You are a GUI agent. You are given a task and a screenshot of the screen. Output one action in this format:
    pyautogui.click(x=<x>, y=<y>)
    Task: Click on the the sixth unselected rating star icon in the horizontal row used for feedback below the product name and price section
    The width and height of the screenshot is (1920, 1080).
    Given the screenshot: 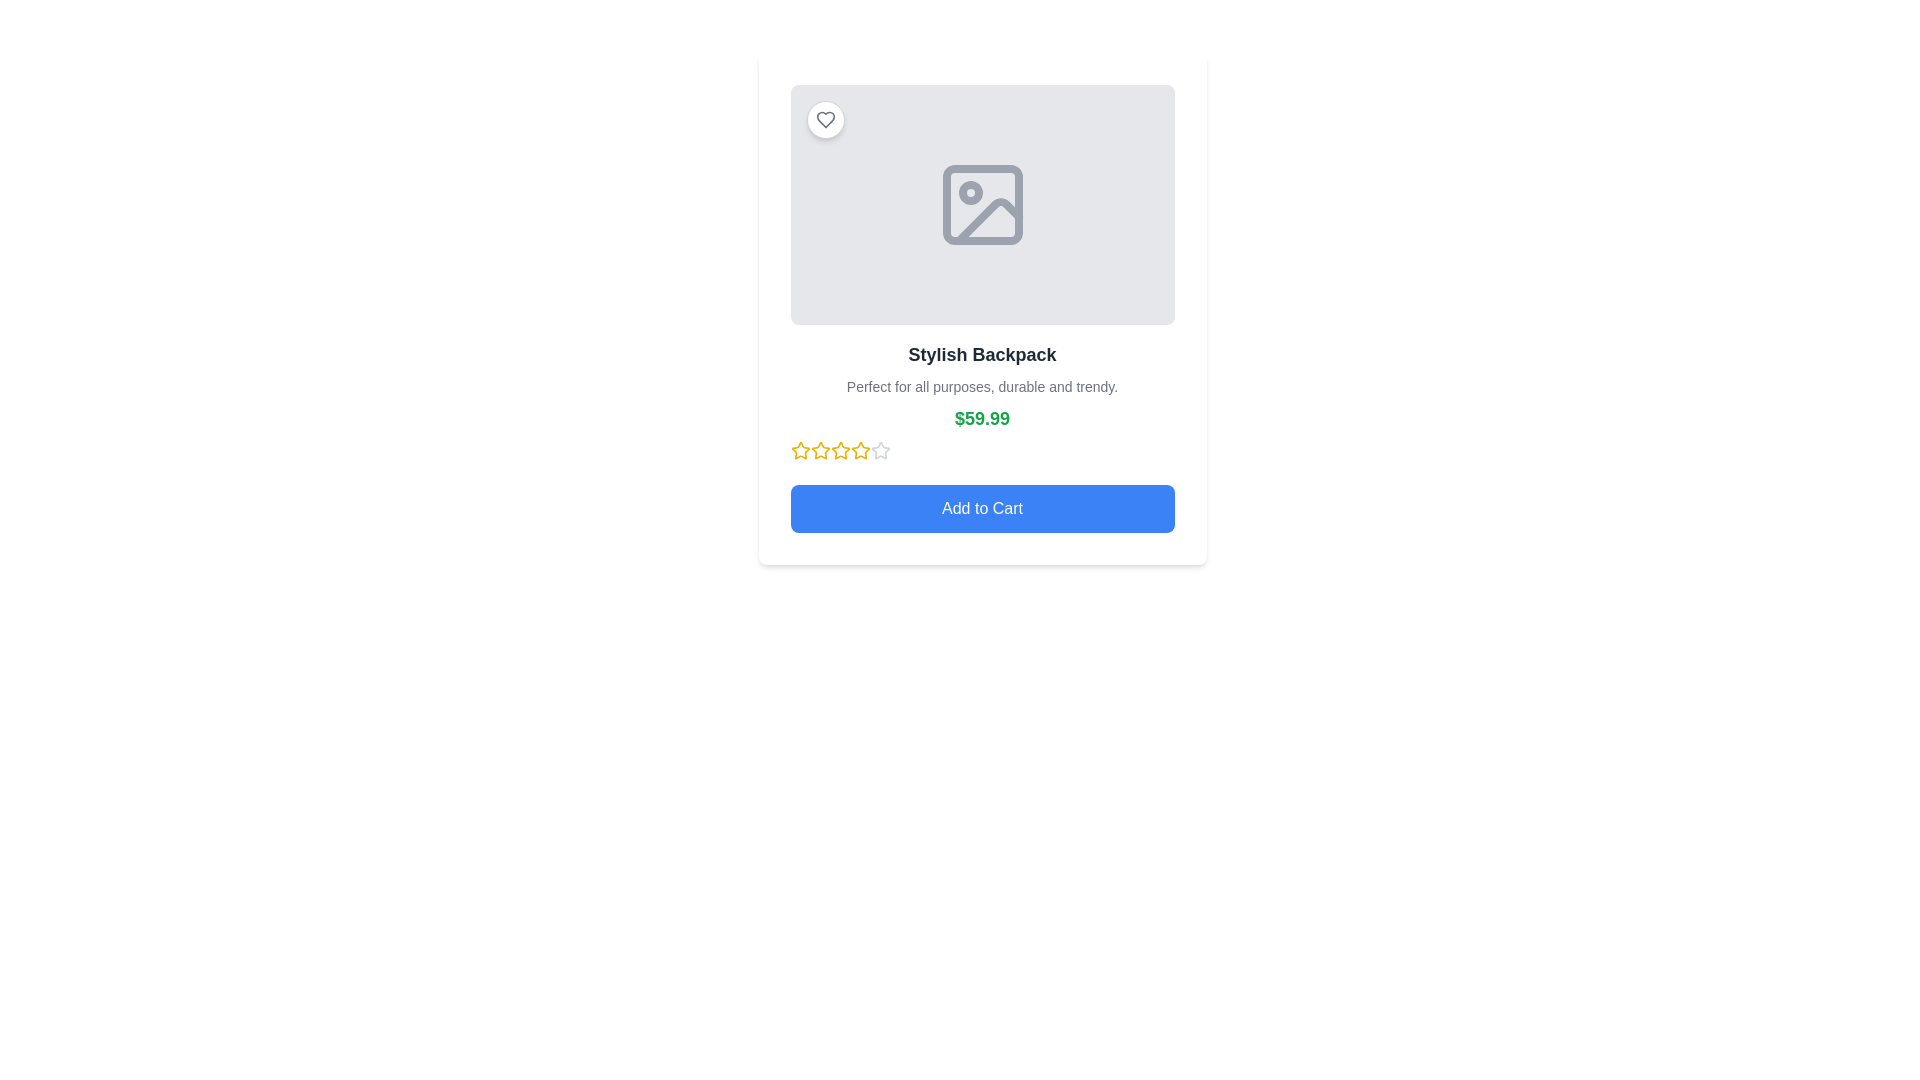 What is the action you would take?
    pyautogui.click(x=880, y=451)
    